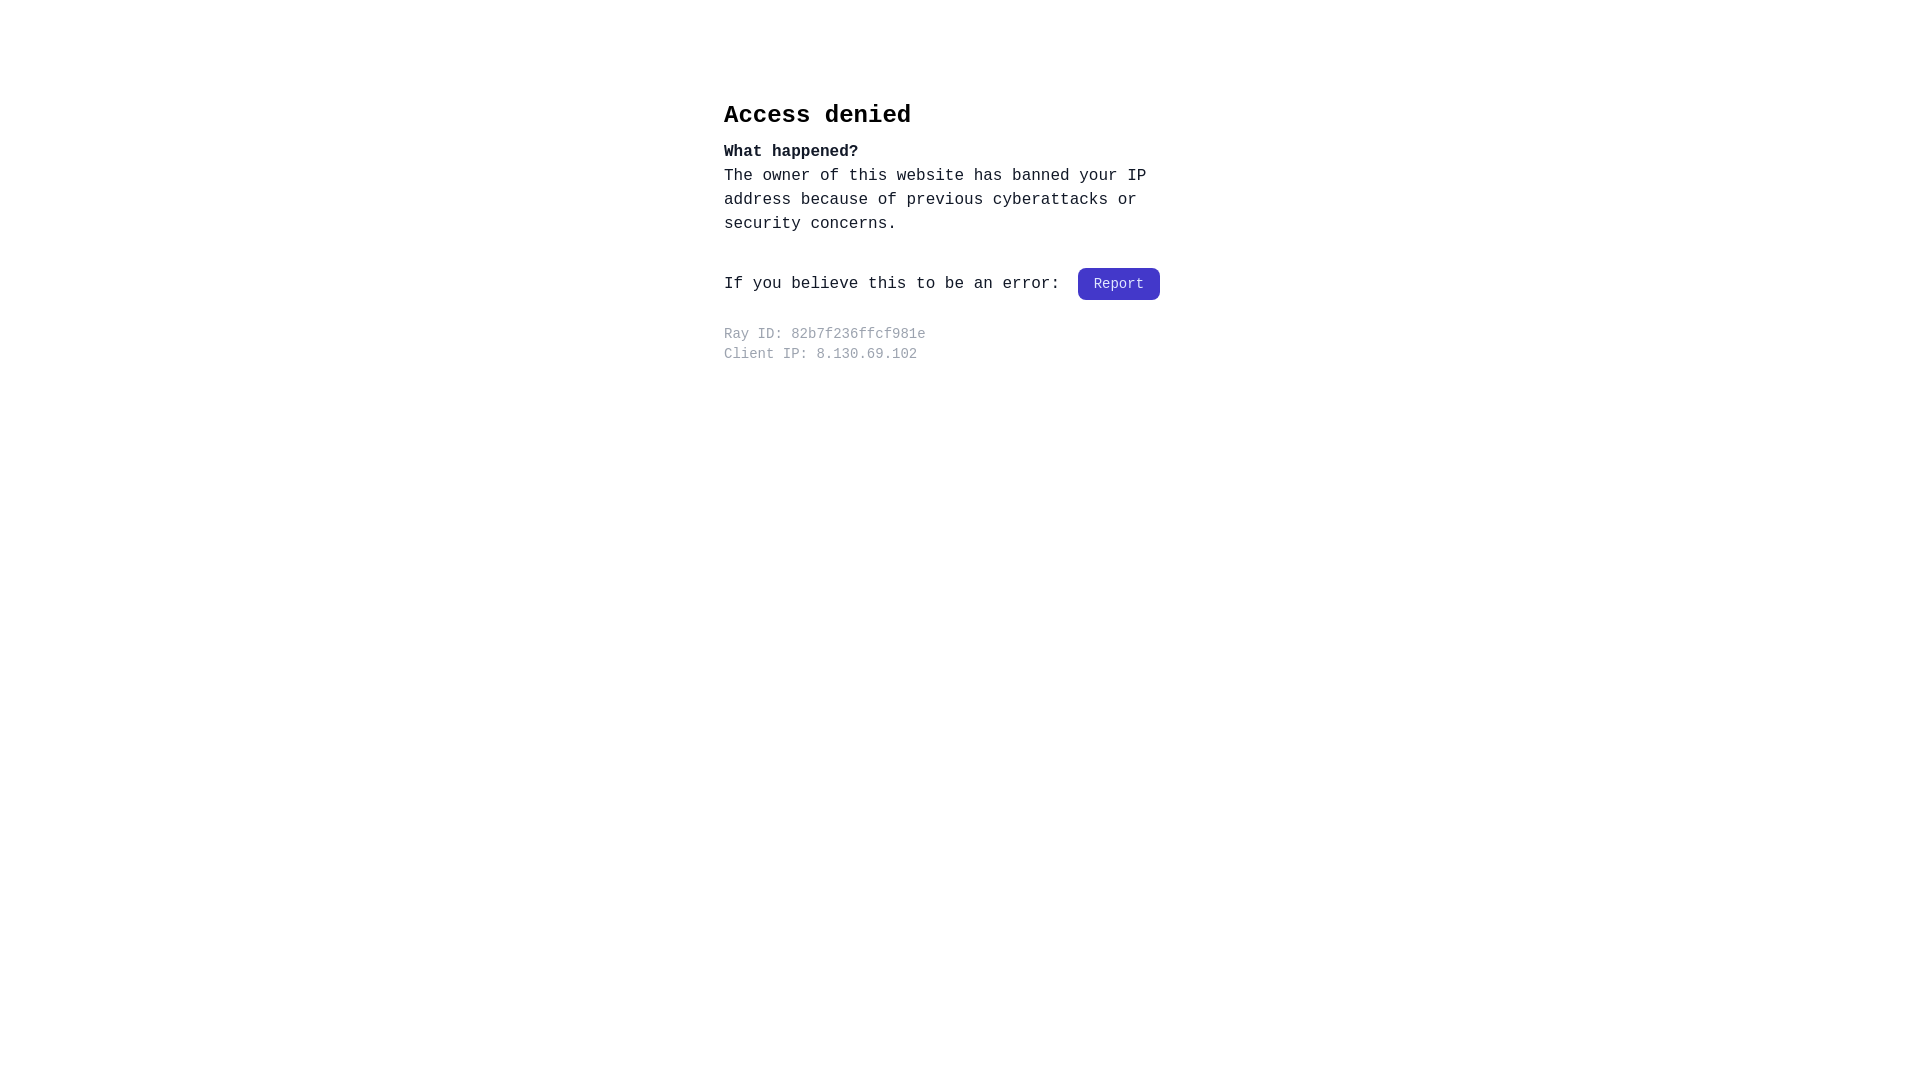 The image size is (1920, 1080). What do you see at coordinates (1077, 284) in the screenshot?
I see `'Report'` at bounding box center [1077, 284].